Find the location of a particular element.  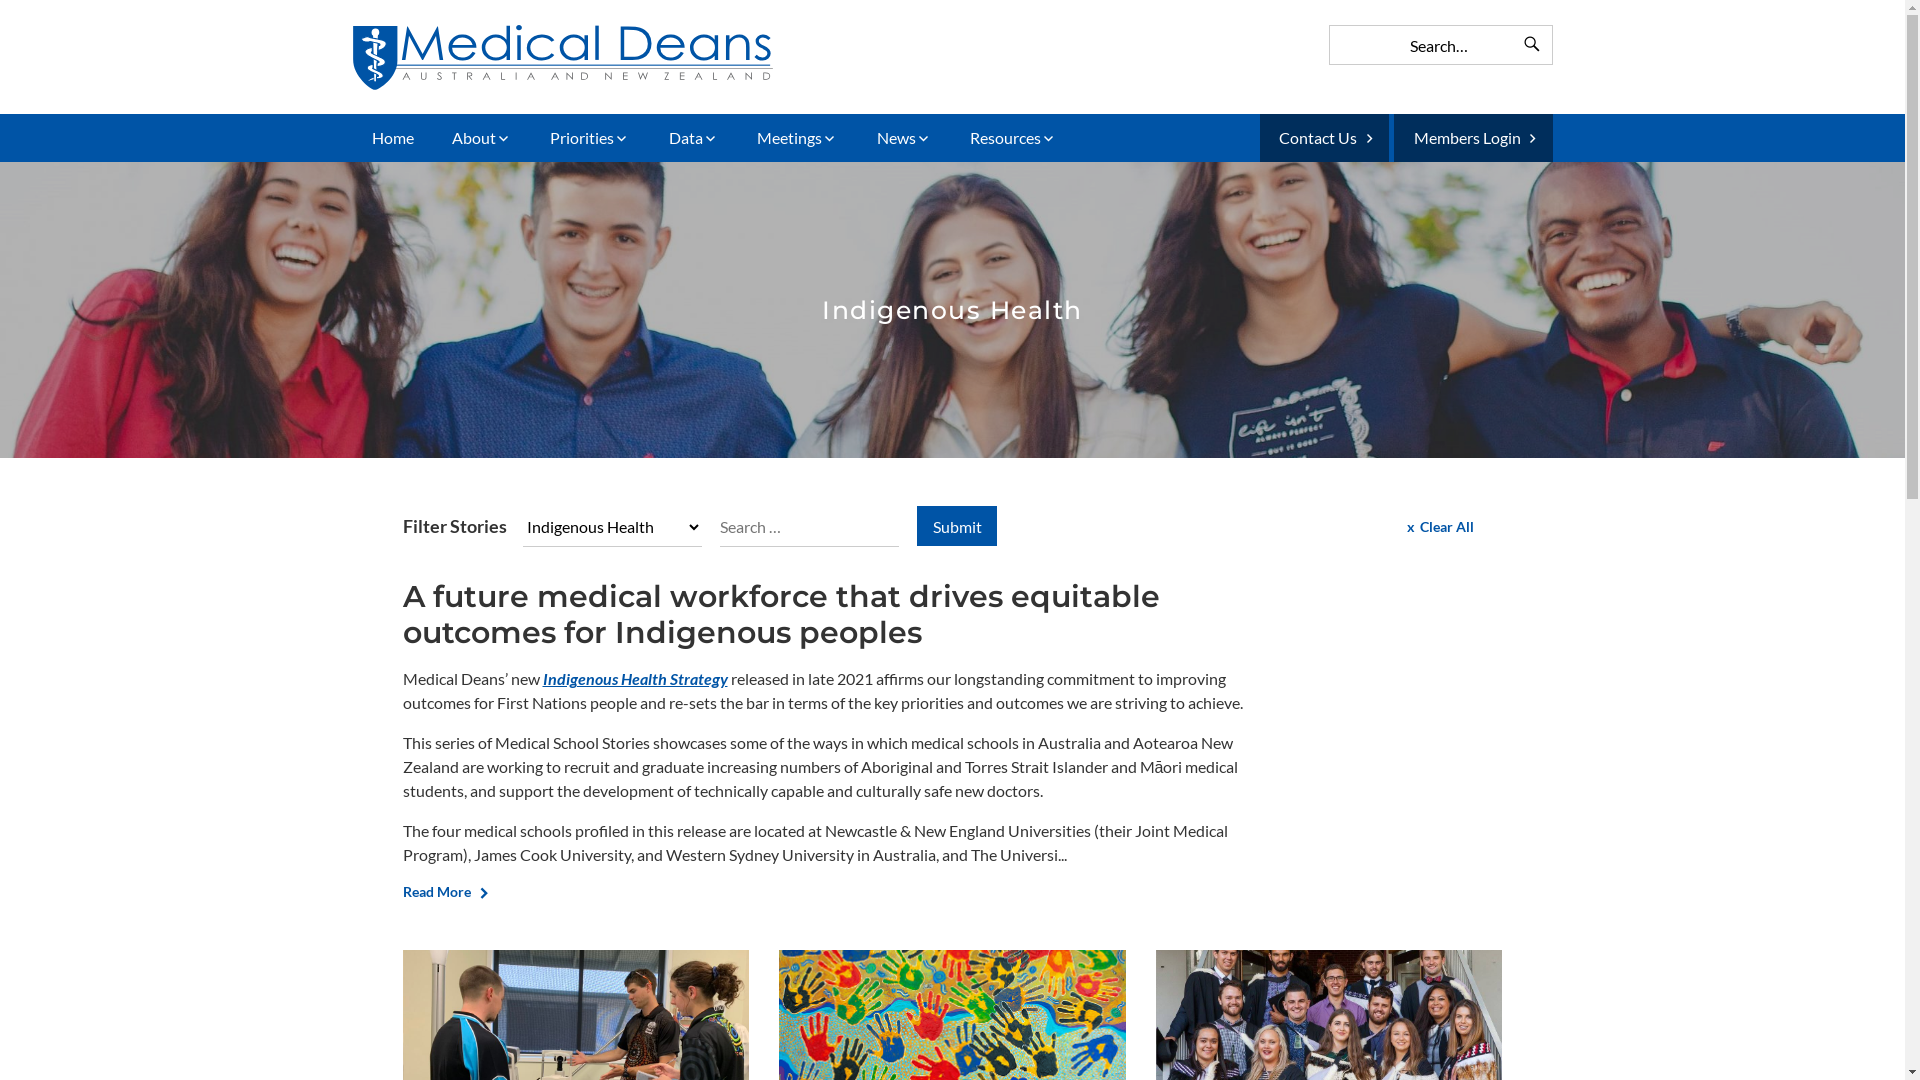

'Meetings' is located at coordinates (796, 137).